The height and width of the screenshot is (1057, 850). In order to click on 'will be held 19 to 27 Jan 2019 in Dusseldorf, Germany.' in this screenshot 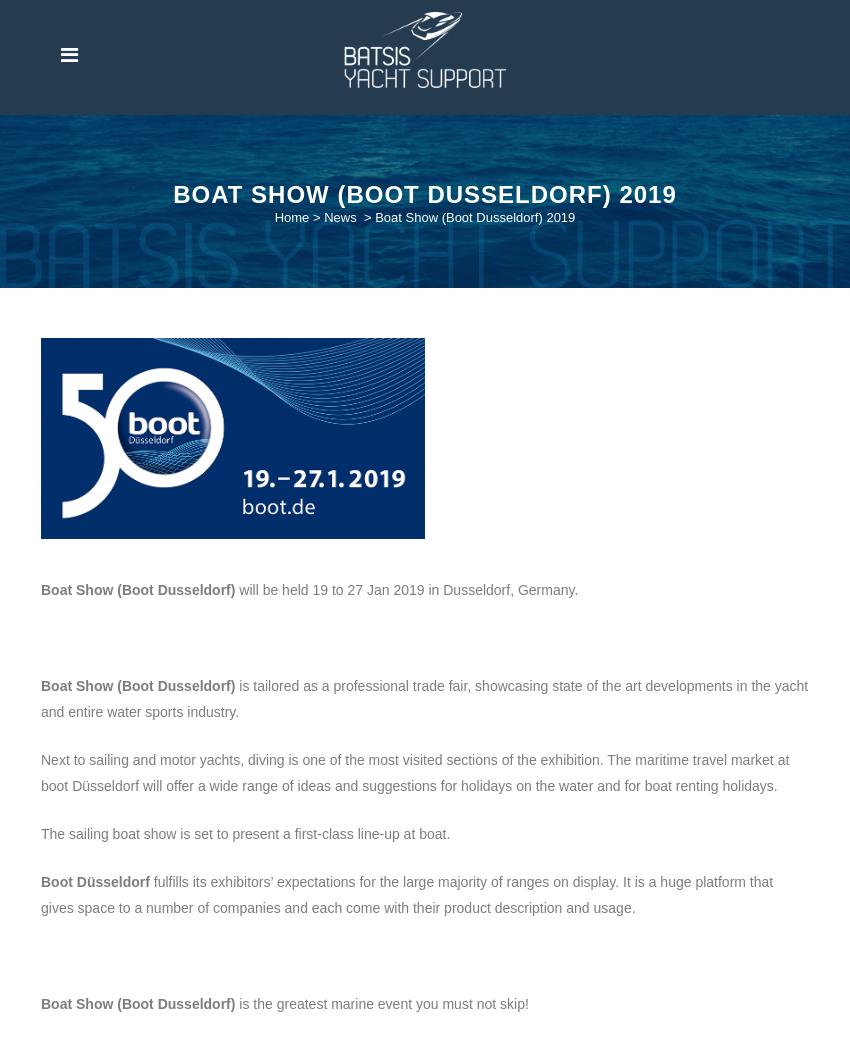, I will do `click(406, 587)`.